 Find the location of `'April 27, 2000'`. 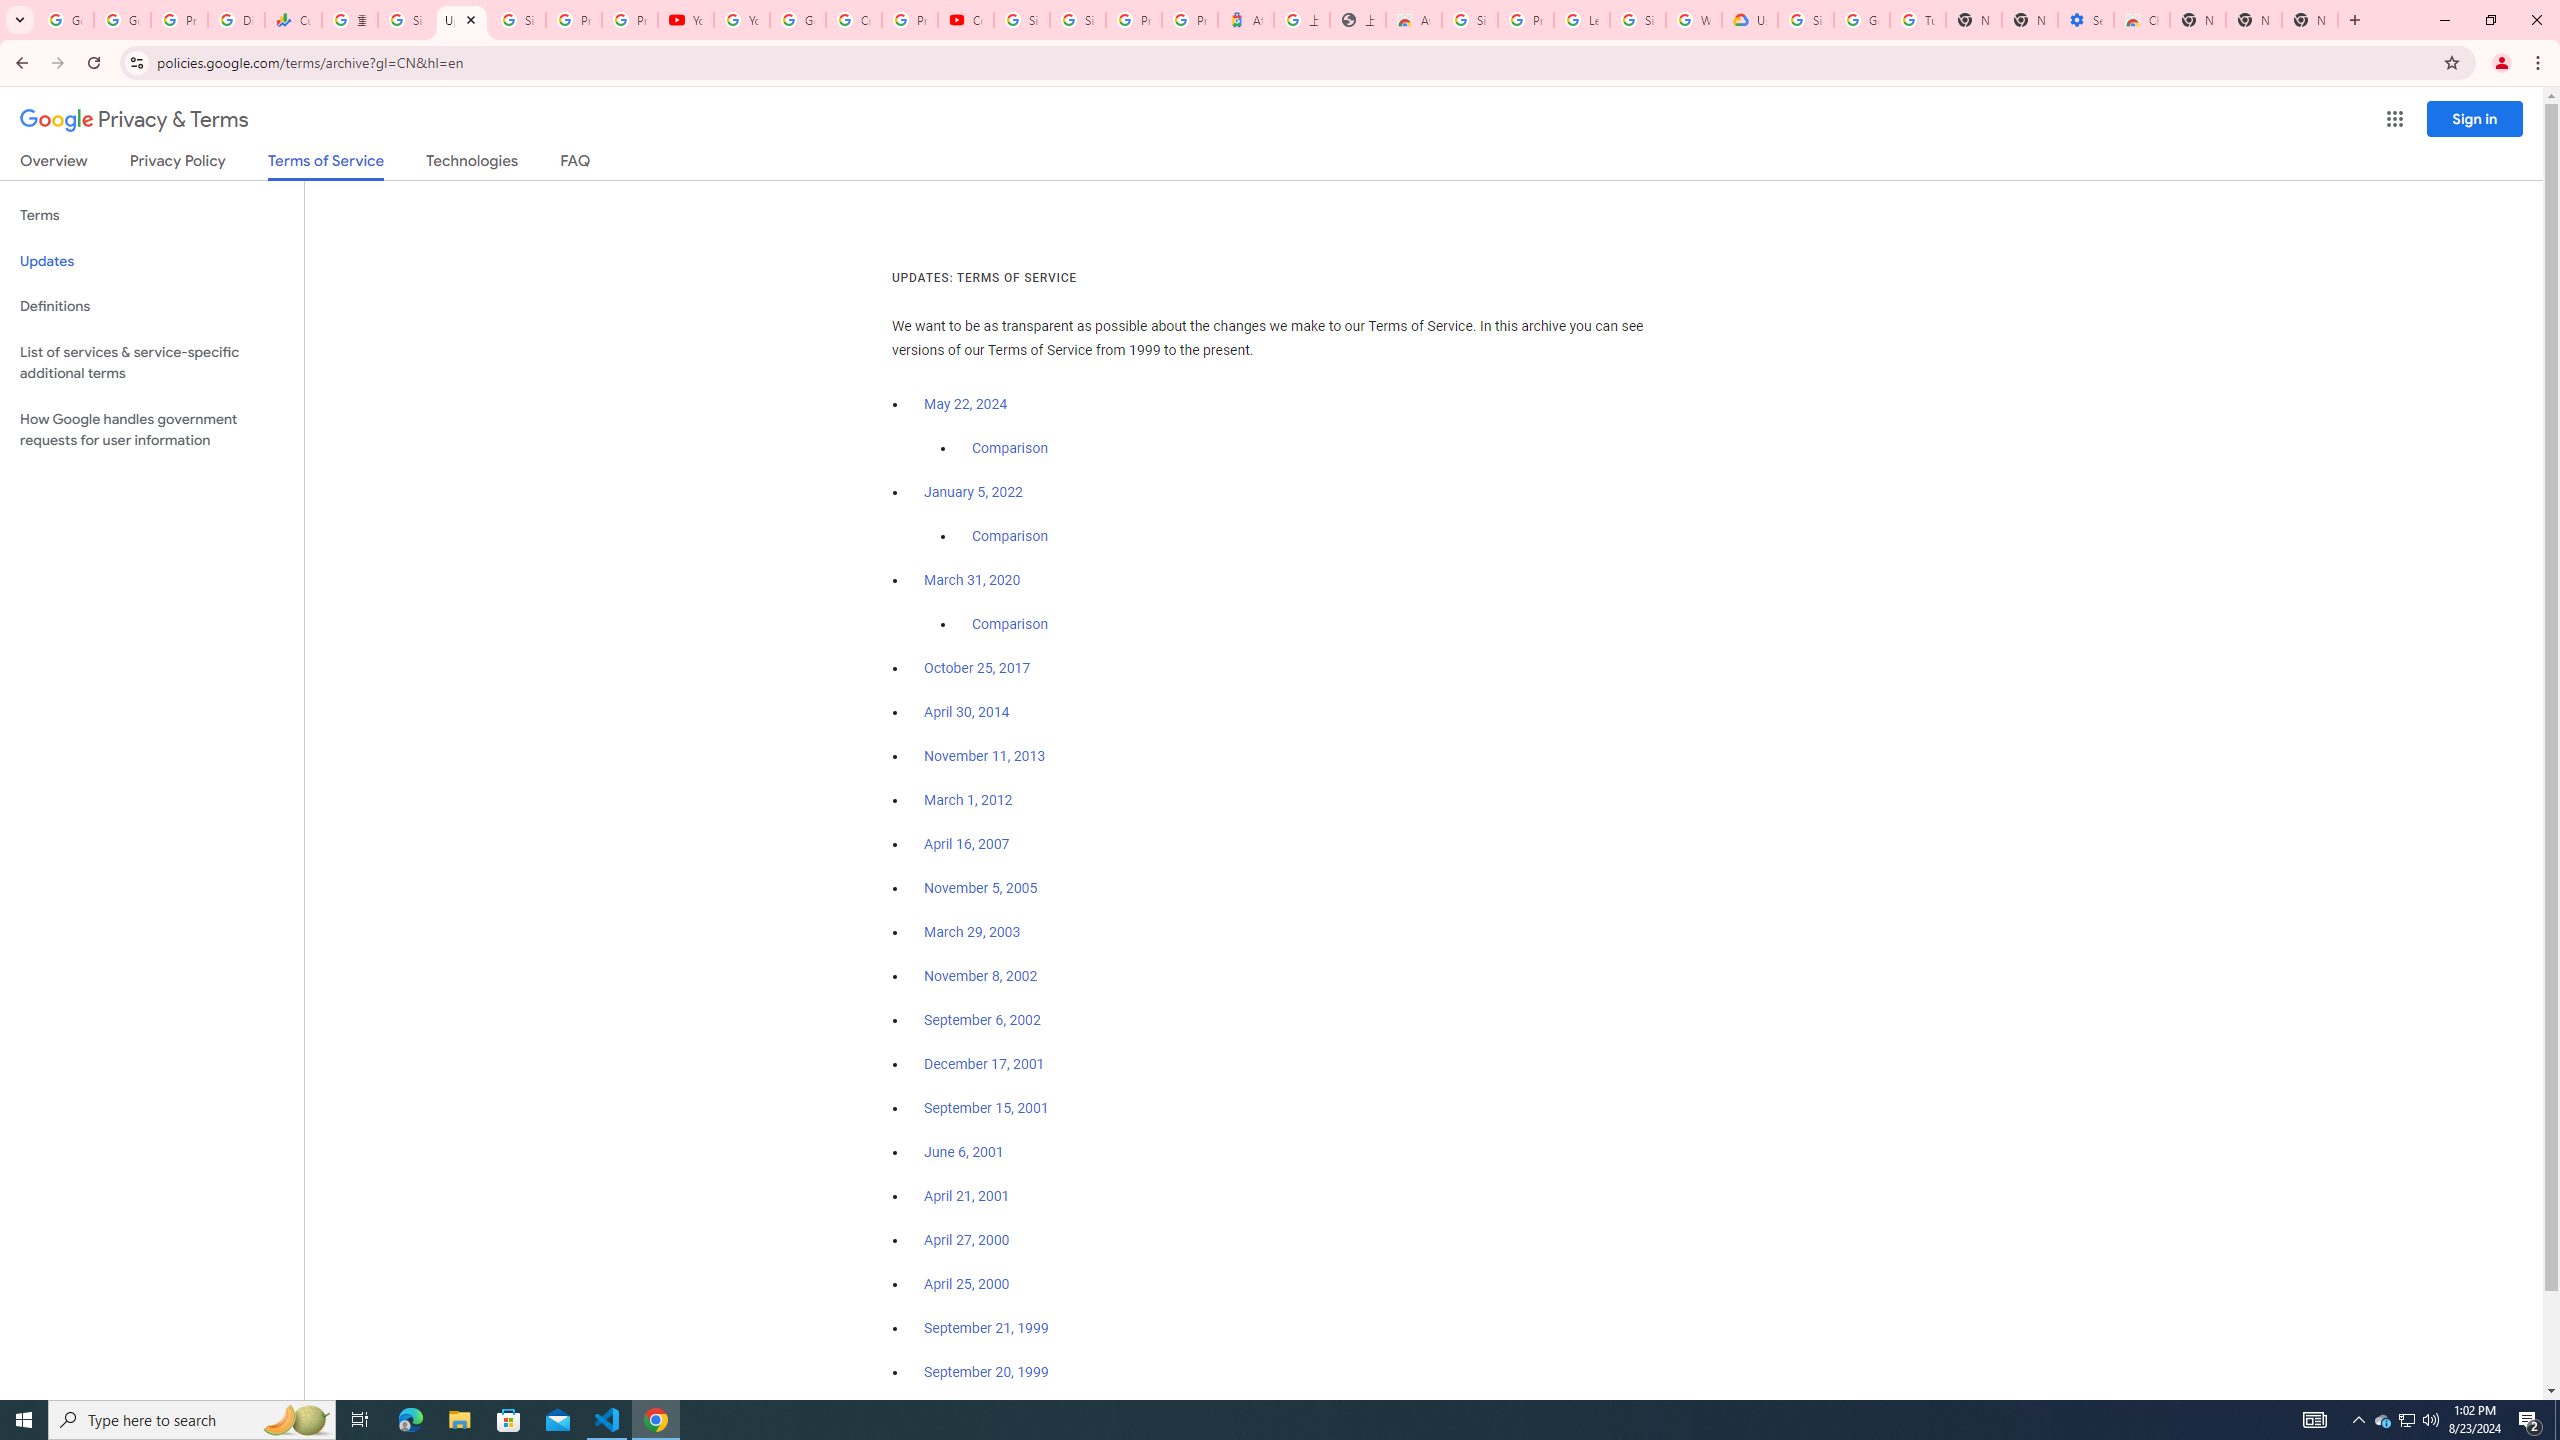

'April 27, 2000' is located at coordinates (966, 1238).